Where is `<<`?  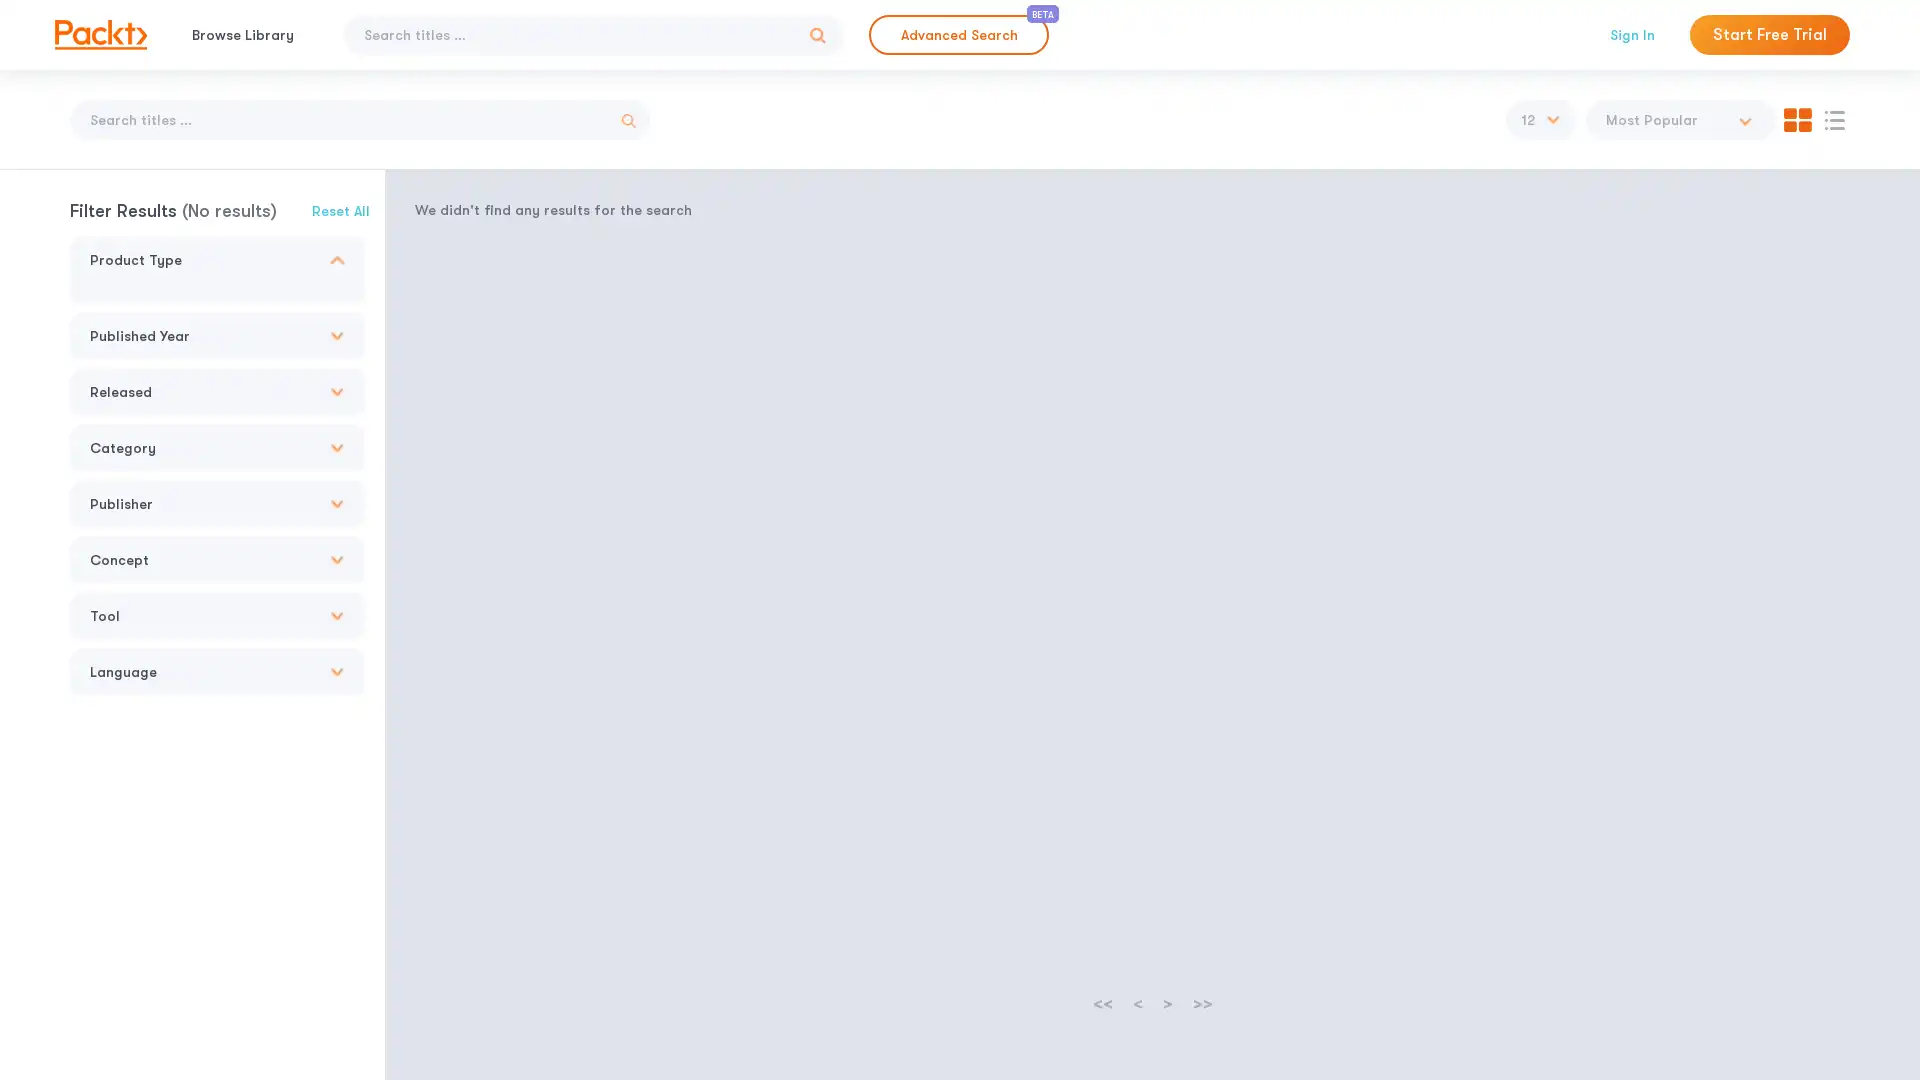
<< is located at coordinates (1101, 1005).